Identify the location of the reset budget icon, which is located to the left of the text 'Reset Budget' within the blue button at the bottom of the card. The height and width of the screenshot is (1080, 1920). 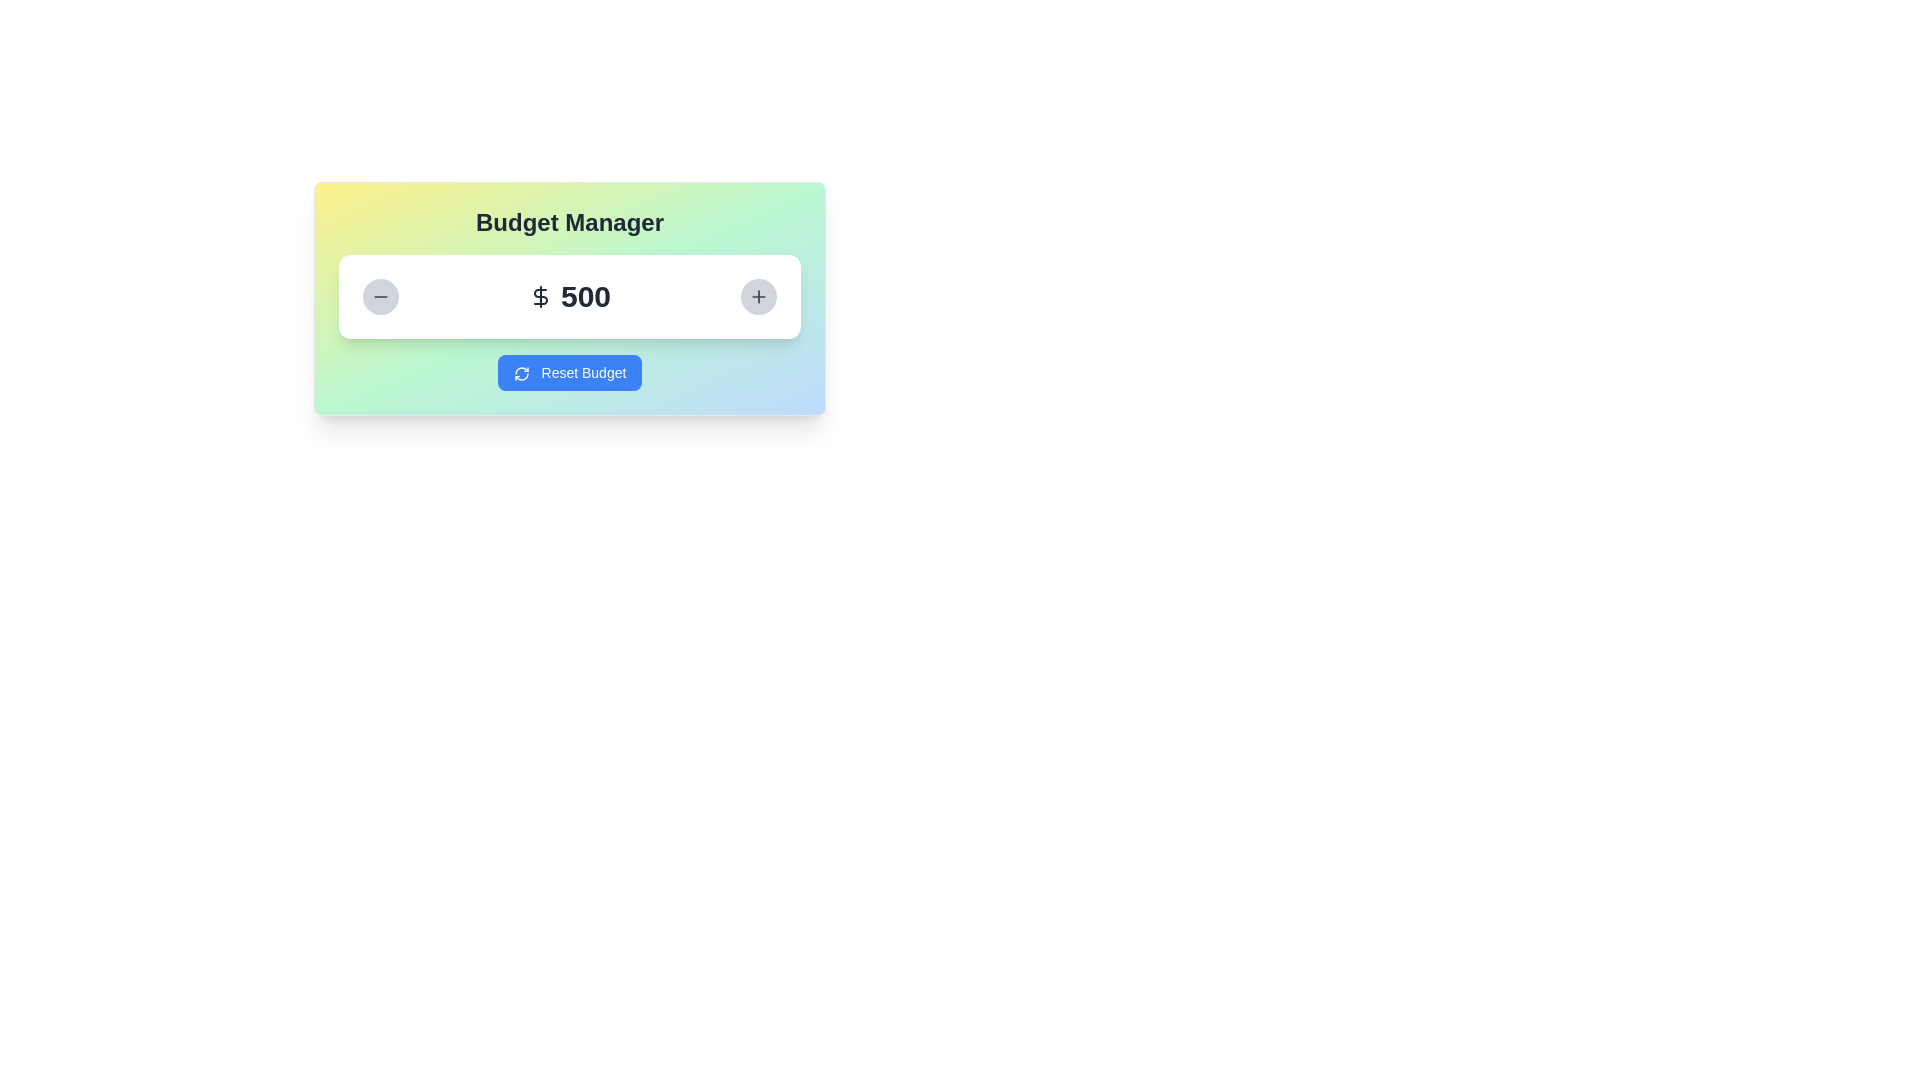
(521, 374).